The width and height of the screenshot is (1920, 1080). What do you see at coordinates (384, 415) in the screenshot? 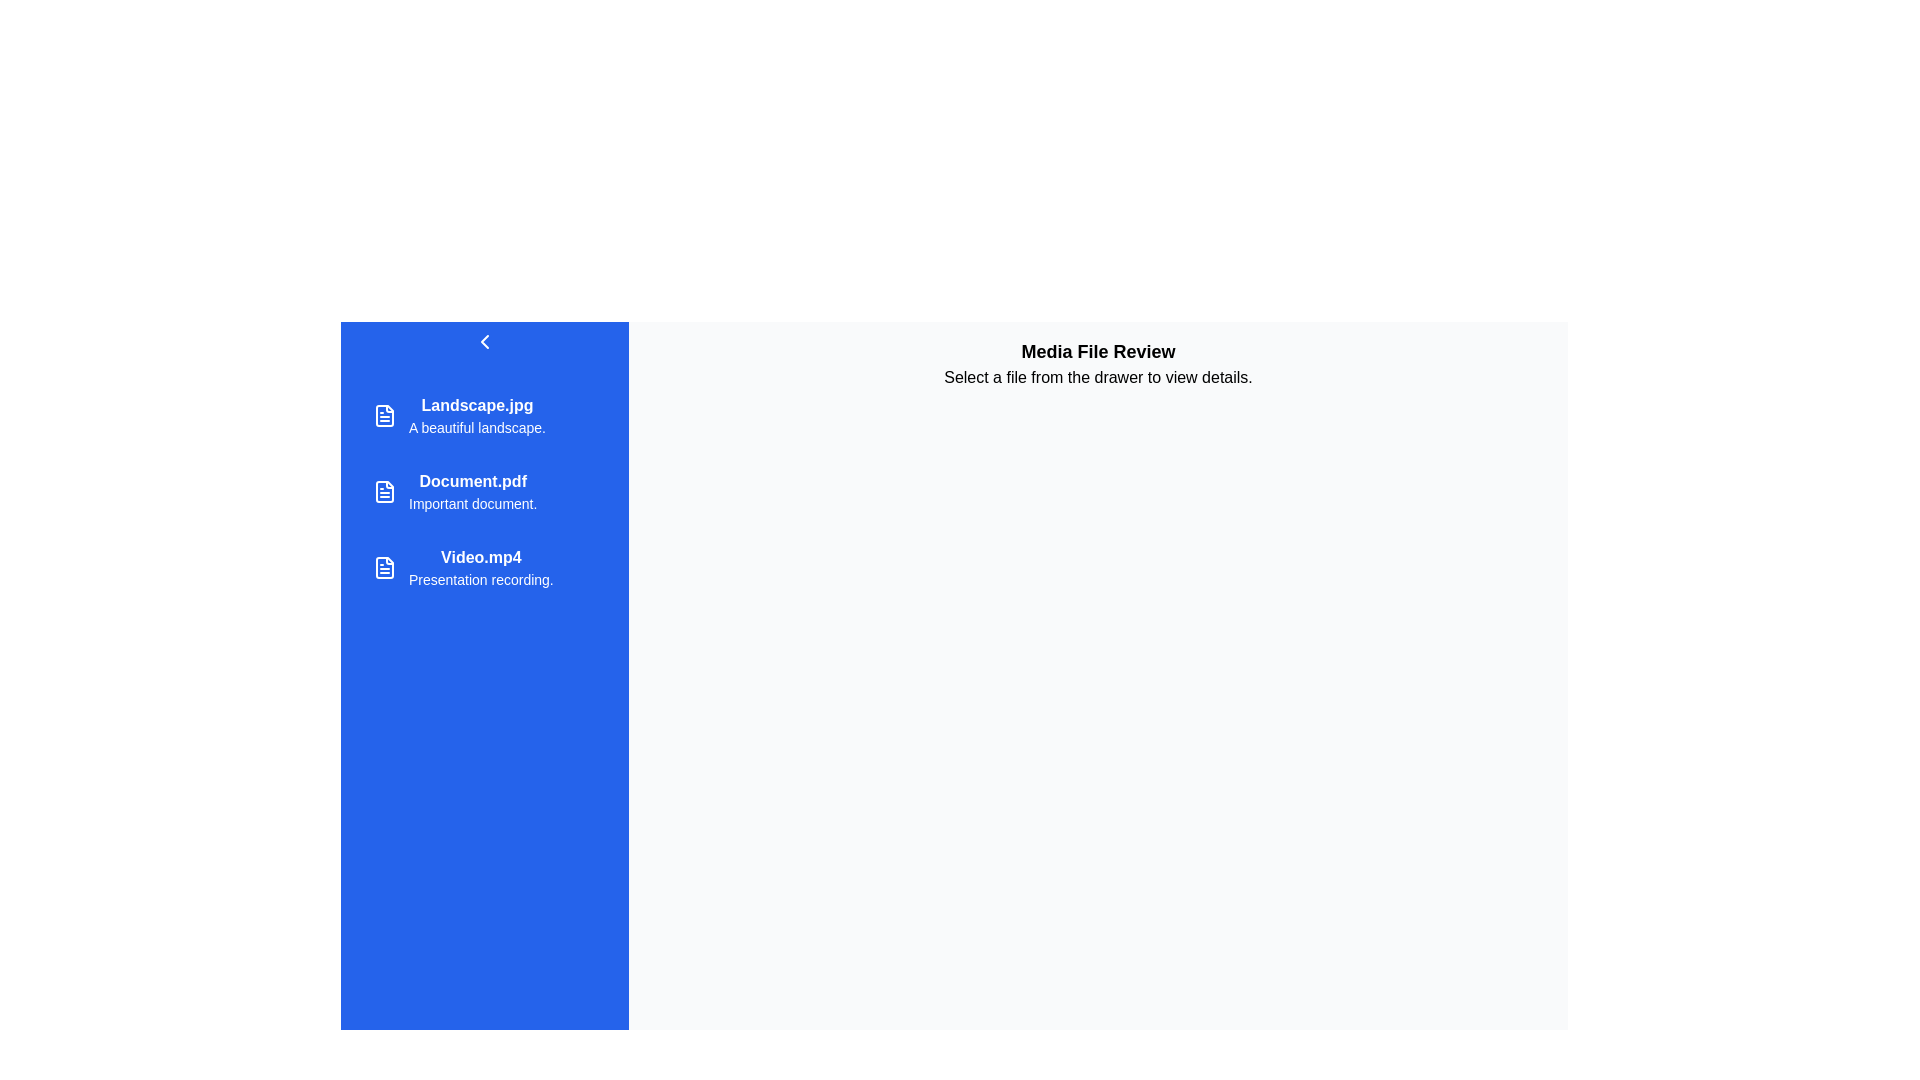
I see `the document icon SVG element associated with 'Document.pdf' in the left sidebar` at bounding box center [384, 415].